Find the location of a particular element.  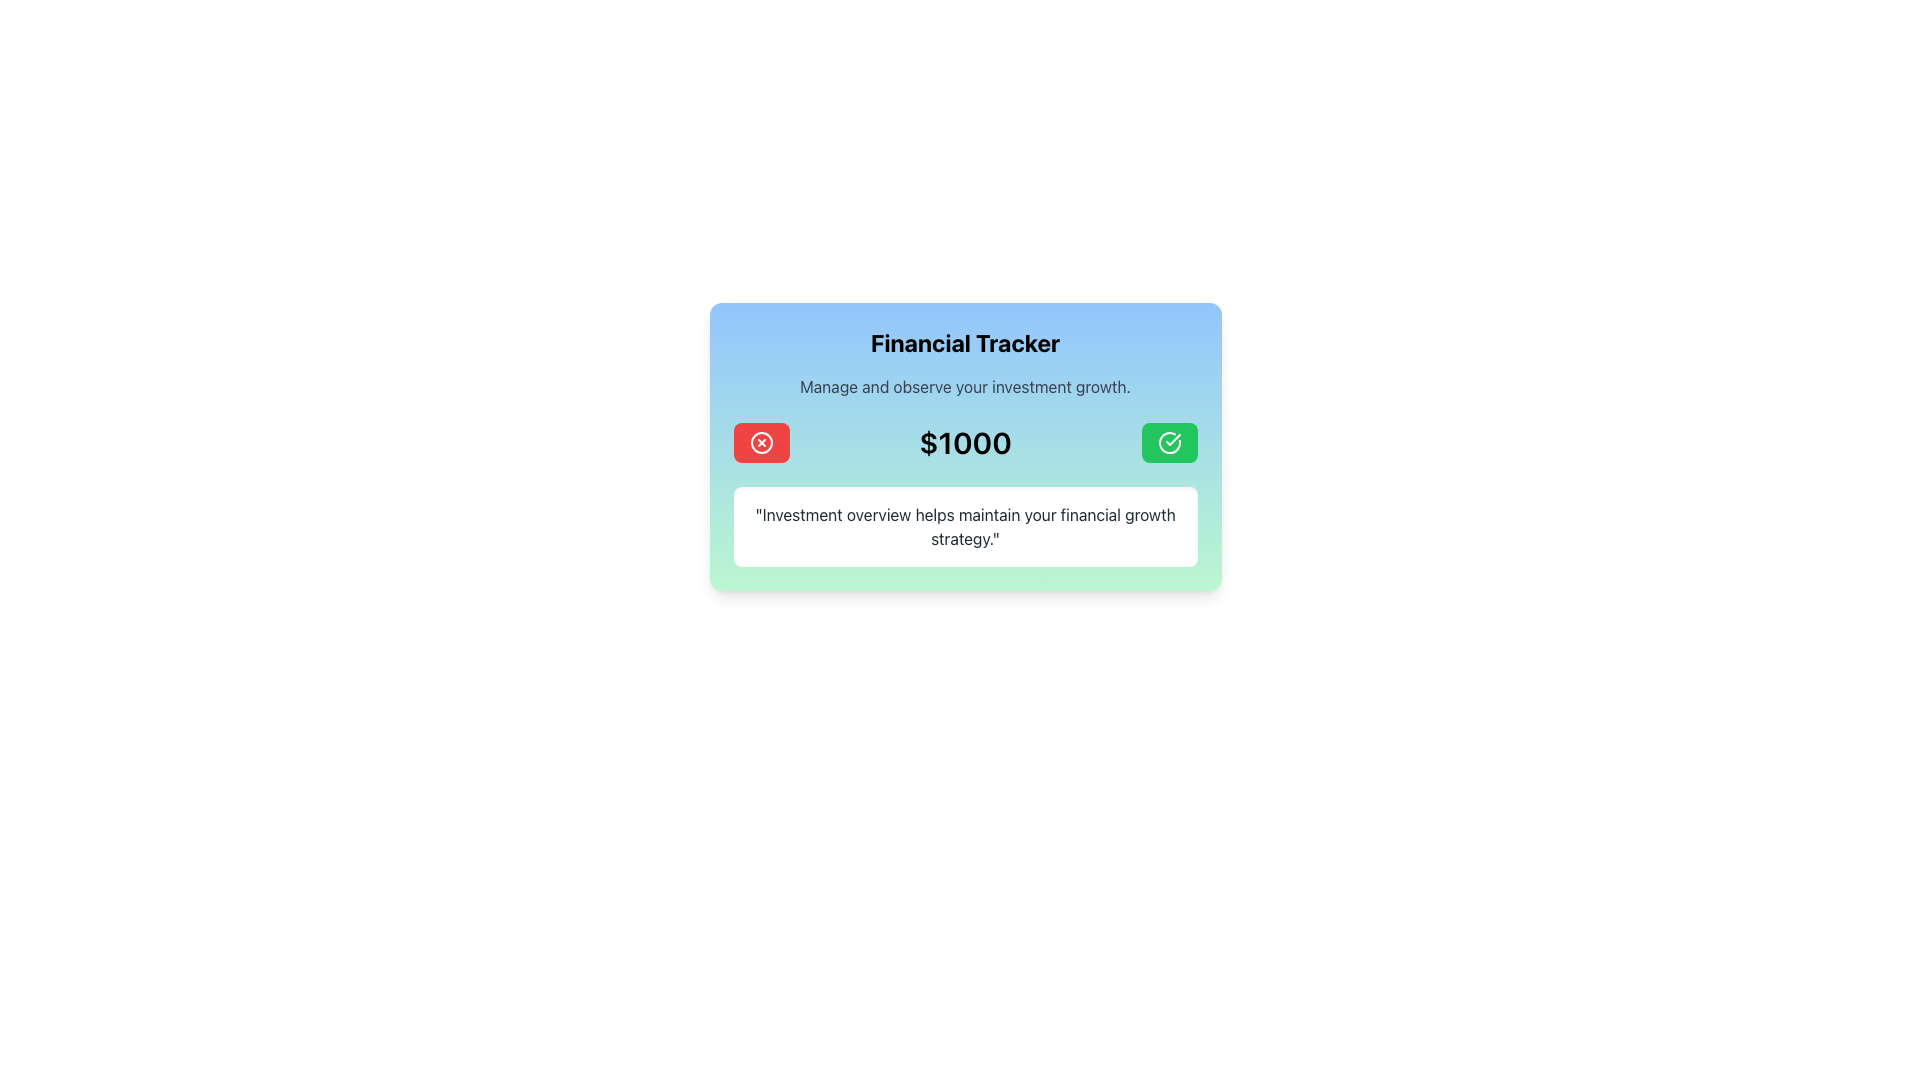

the vector-based checkmark icon located within the circular icon at the top-right corner of the card layout is located at coordinates (1172, 438).